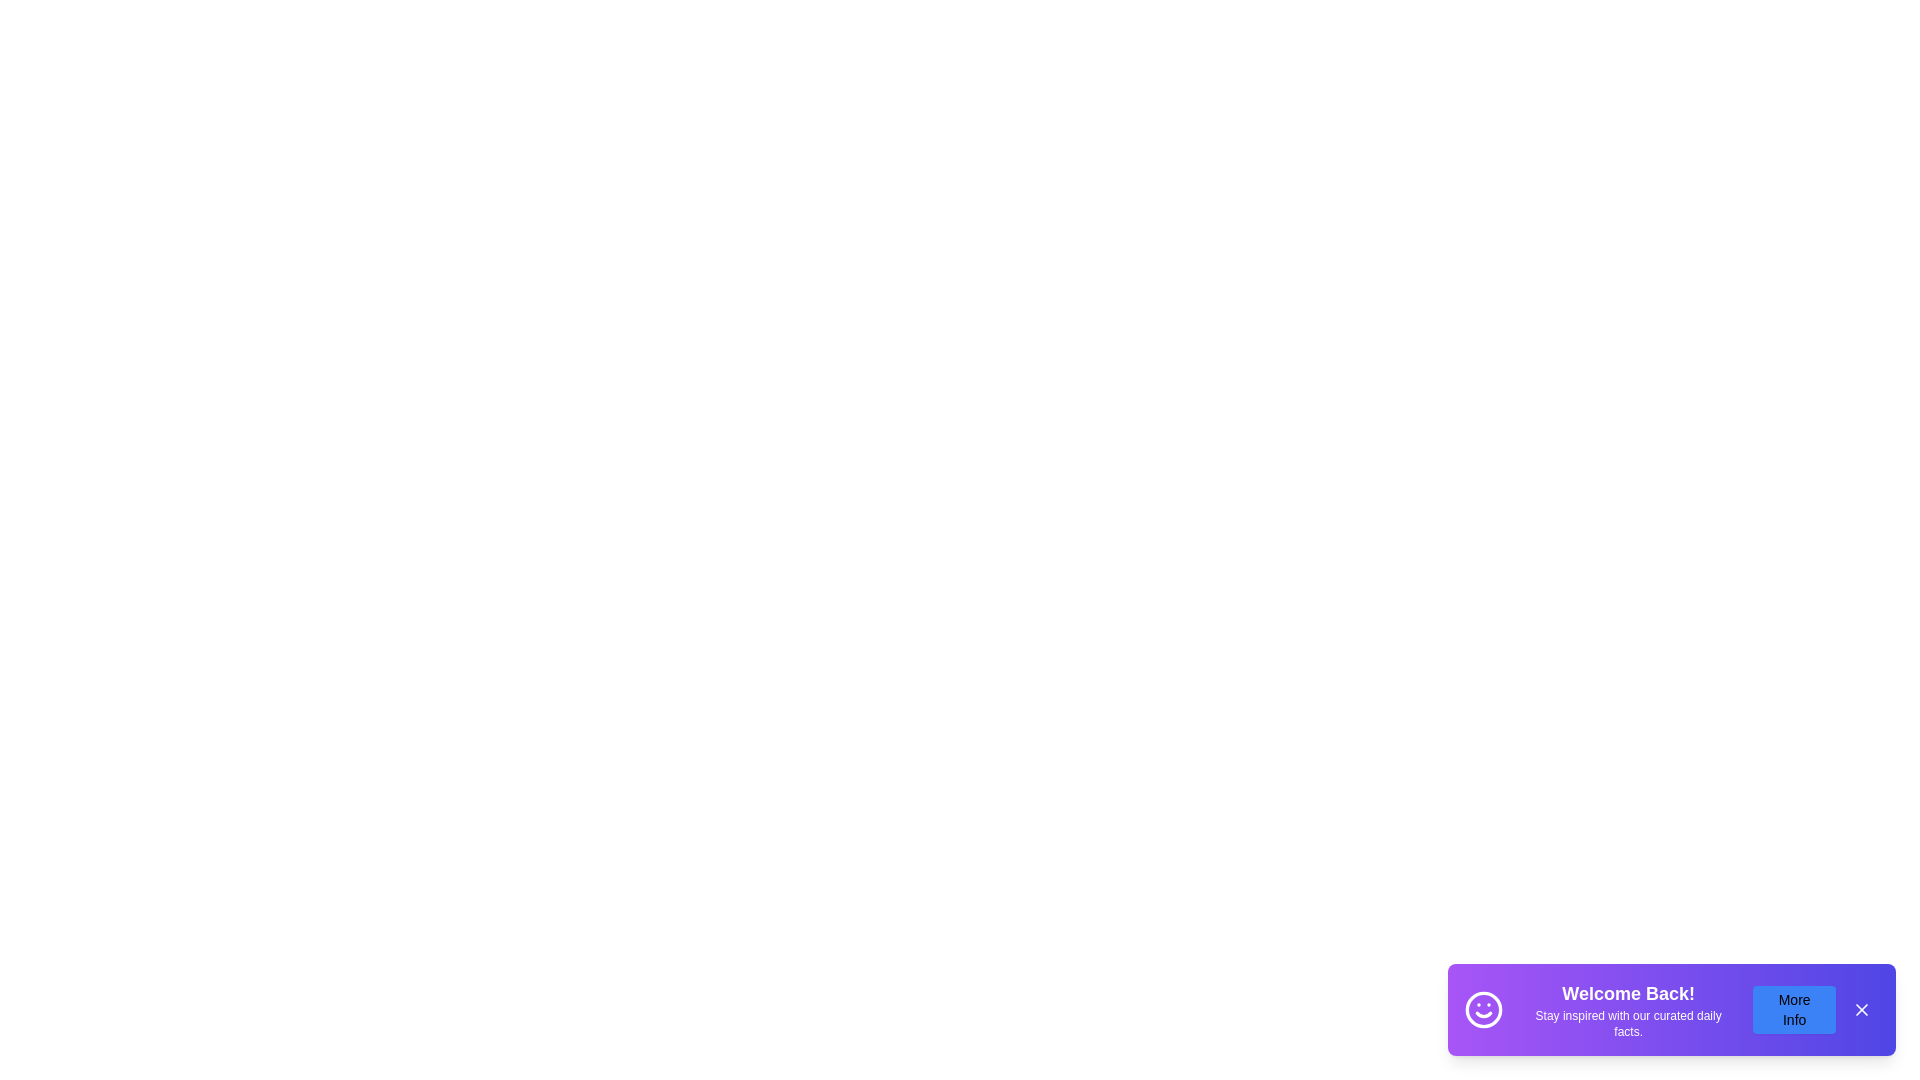 This screenshot has height=1080, width=1920. Describe the element at coordinates (1794, 1010) in the screenshot. I see `'More Info' button to access additional details` at that location.